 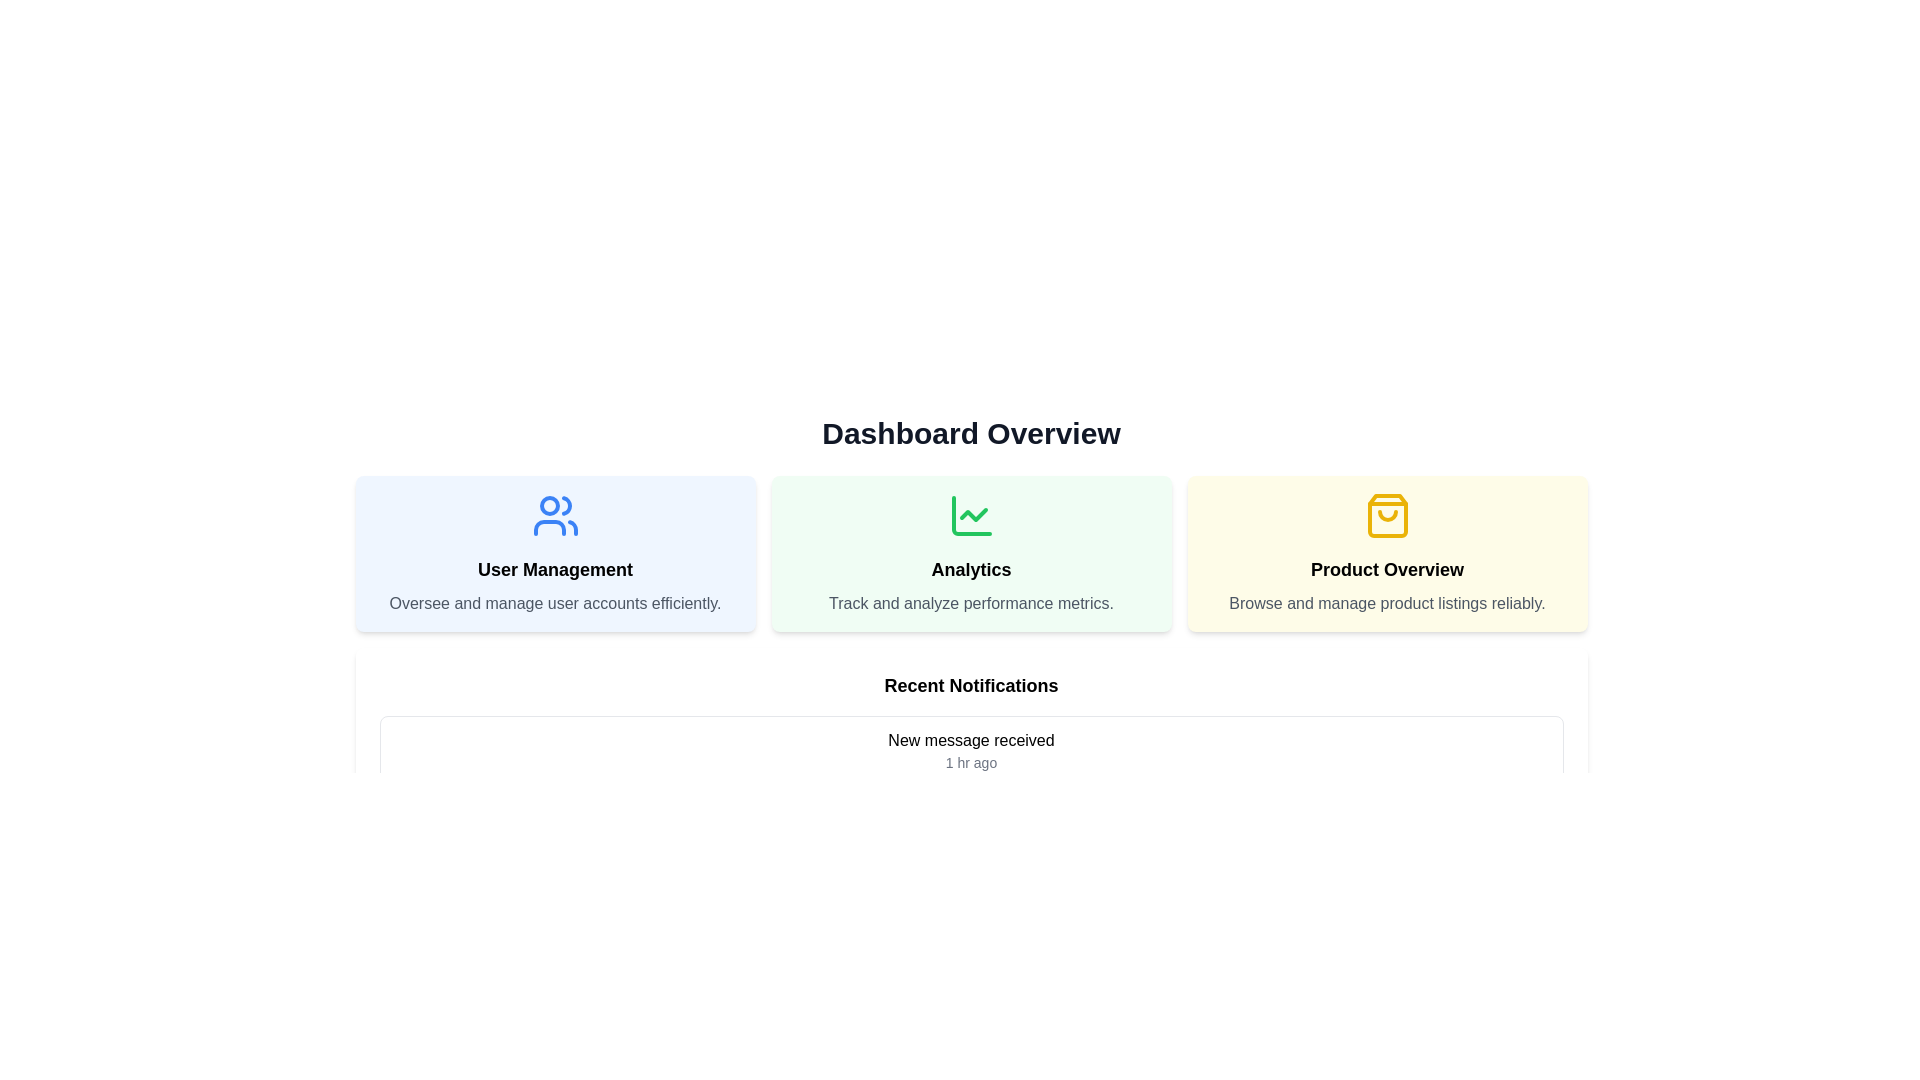 I want to click on the 'Recent Notifications' text label, which is a bold and larger font heading located at the top of the notifications panel, so click(x=971, y=685).